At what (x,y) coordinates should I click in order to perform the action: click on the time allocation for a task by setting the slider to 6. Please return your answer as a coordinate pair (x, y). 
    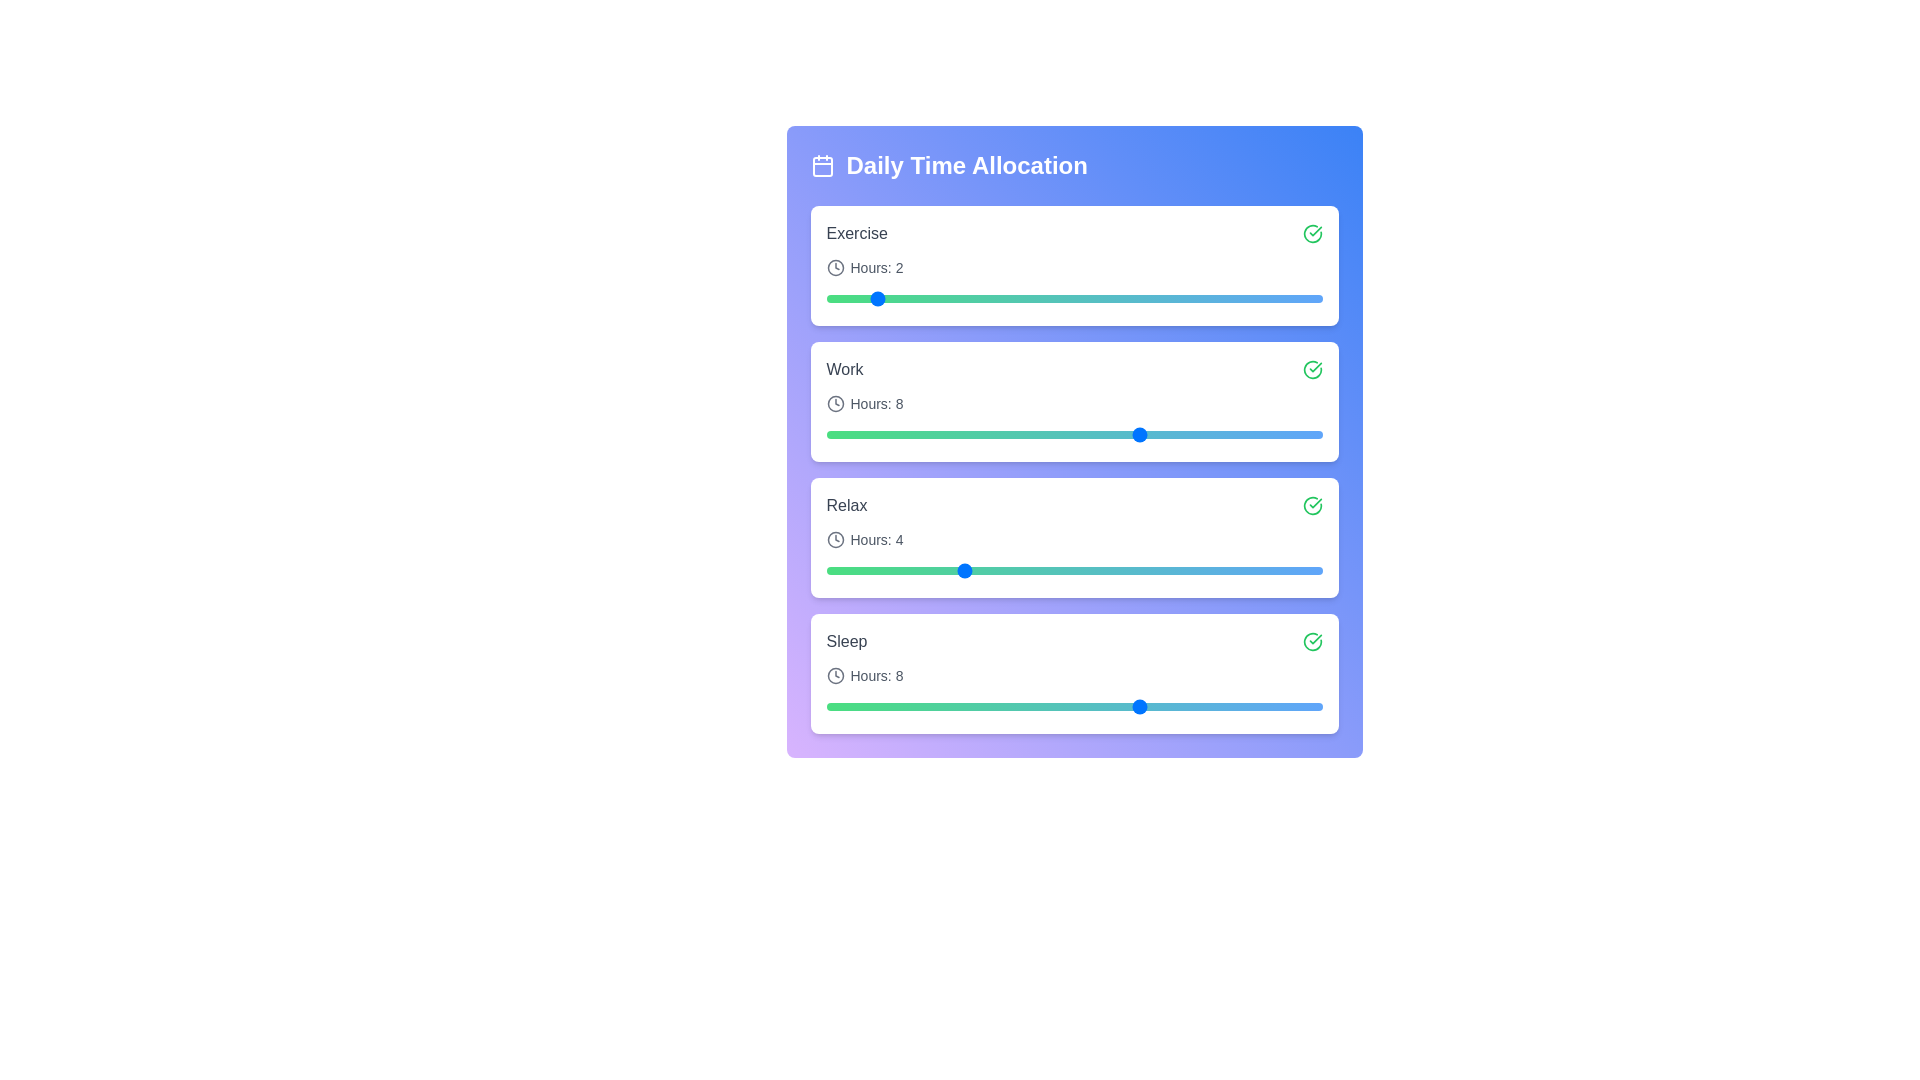
    Looking at the image, I should click on (1050, 299).